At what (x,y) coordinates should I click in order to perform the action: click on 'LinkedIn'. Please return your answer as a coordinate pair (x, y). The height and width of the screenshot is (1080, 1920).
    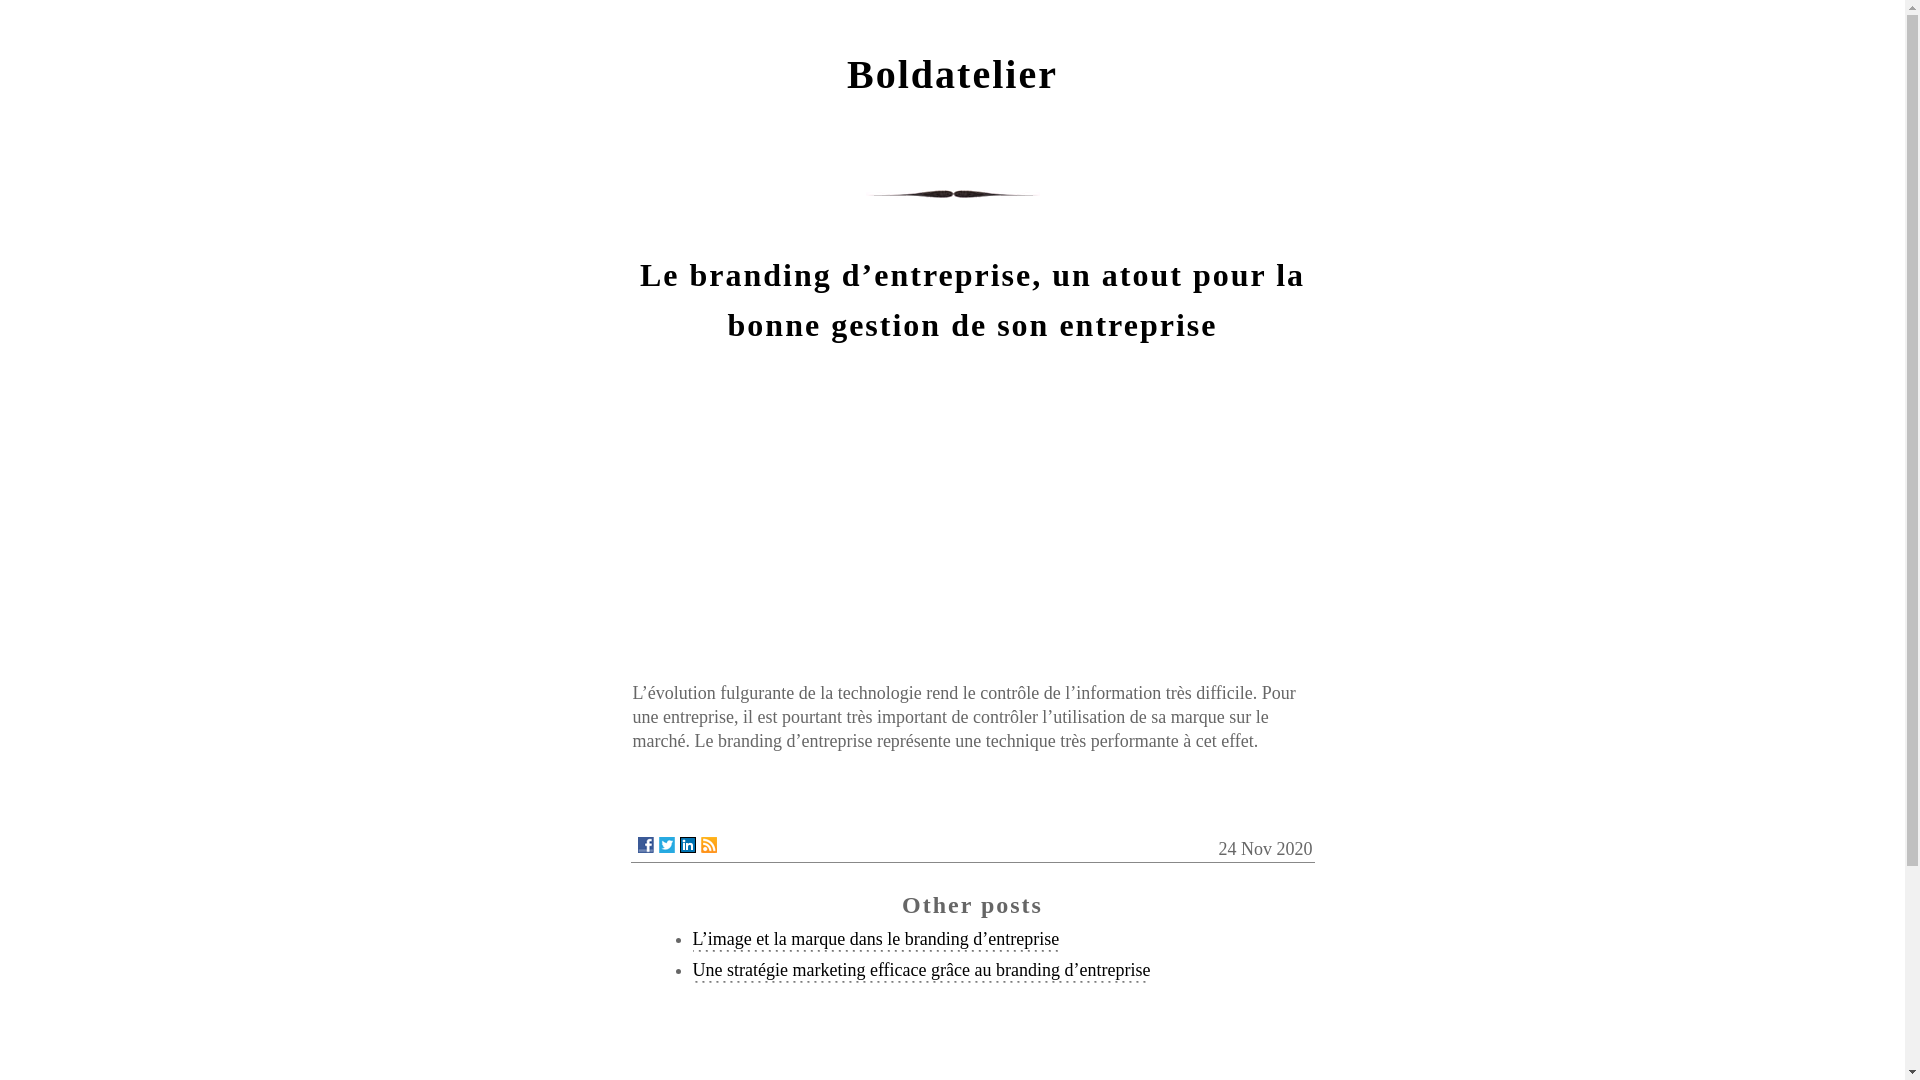
    Looking at the image, I should click on (687, 844).